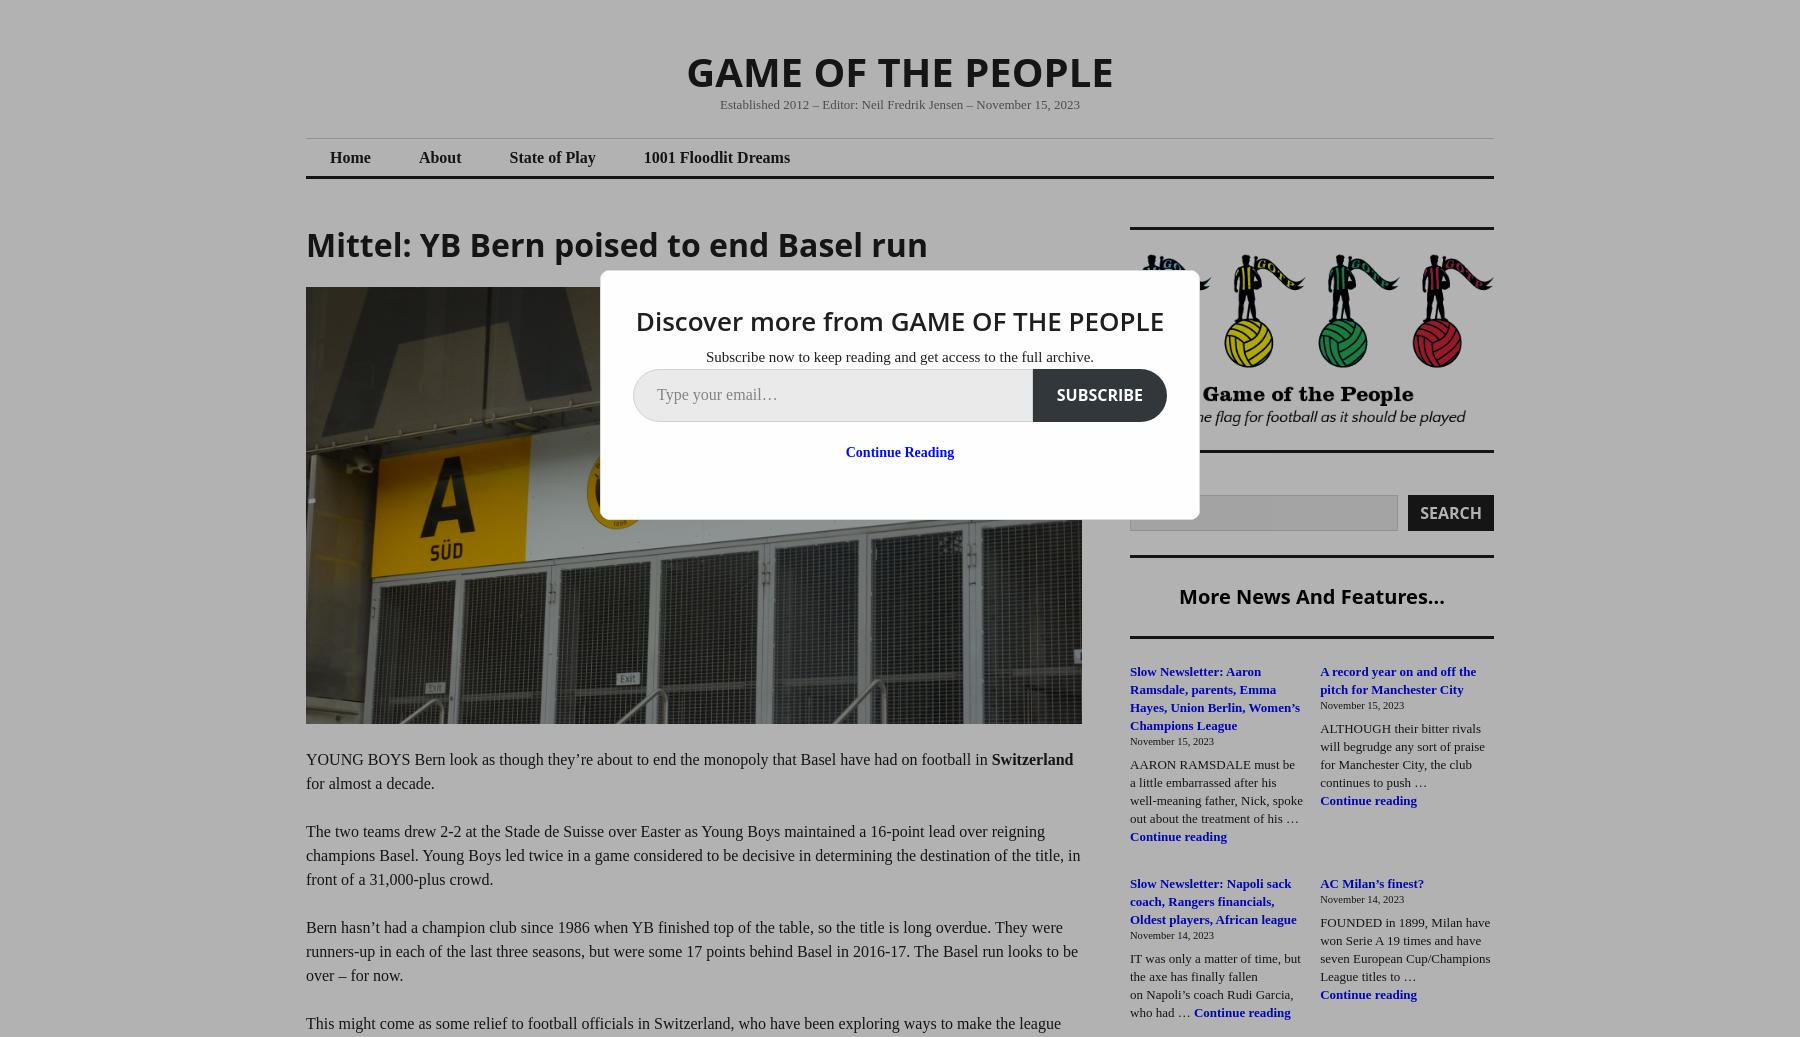 Image resolution: width=1800 pixels, height=1037 pixels. What do you see at coordinates (1401, 754) in the screenshot?
I see `'ALTHOUGH their bitter rivals will begrudge any sort of praise for Manchester City, the club continues to push …'` at bounding box center [1401, 754].